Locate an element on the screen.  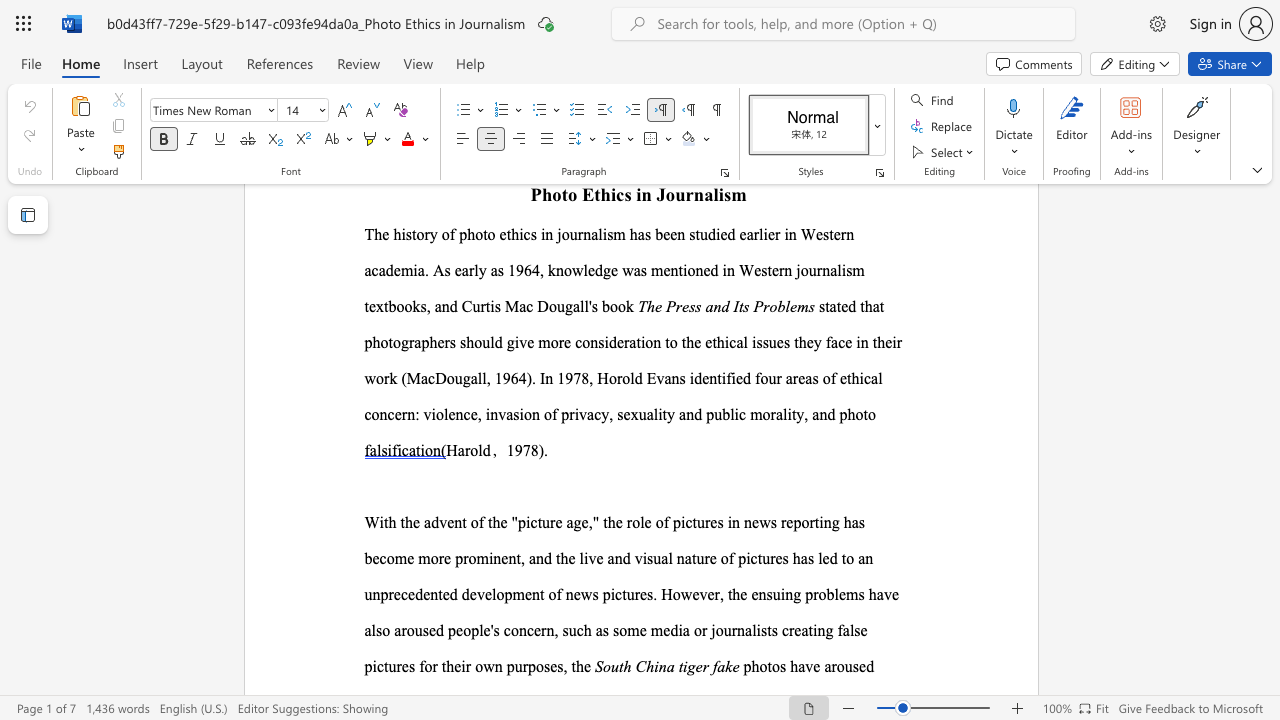
the subset text "978)" within the text "Harold，1978)." is located at coordinates (514, 450).